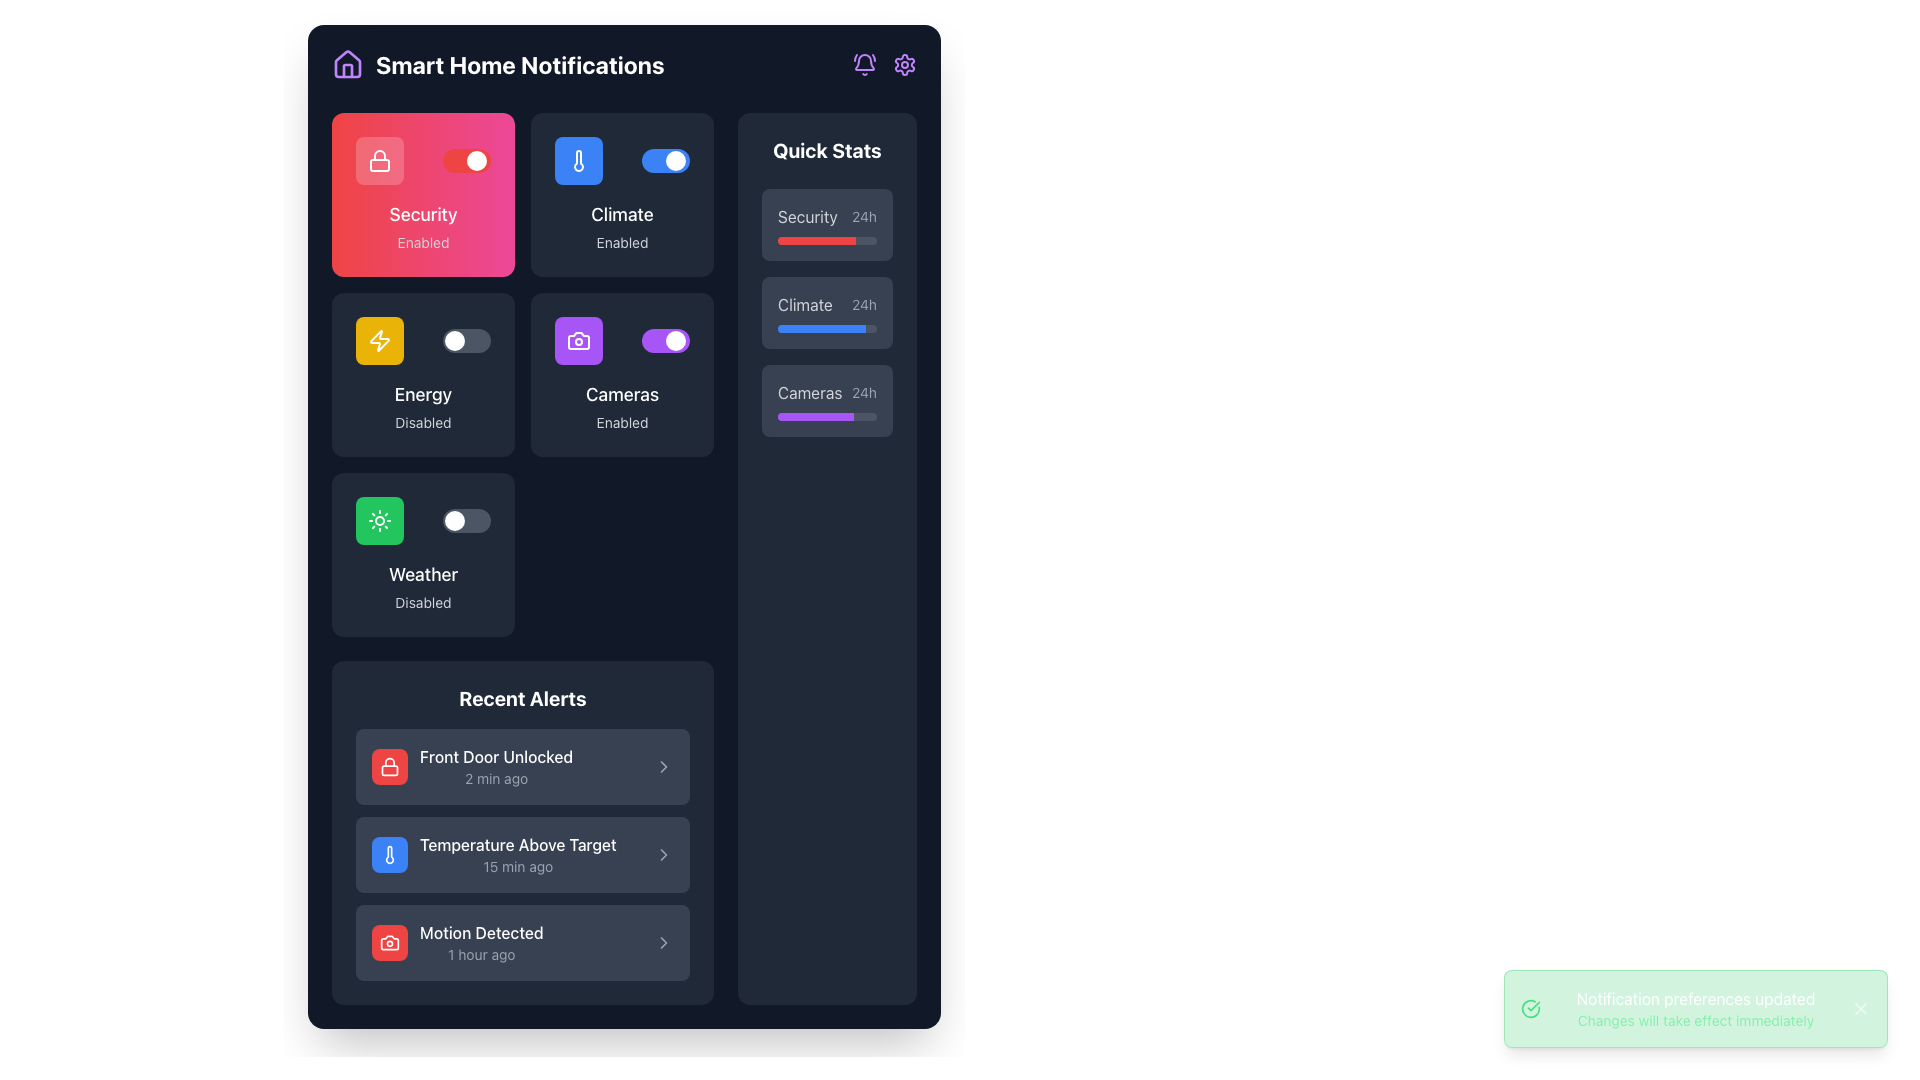 Image resolution: width=1920 pixels, height=1080 pixels. Describe the element at coordinates (864, 393) in the screenshot. I see `the text label '24h' in the Quick Stats panel, which is styled in a small gray font and located next to the 'Cameras' label` at that location.